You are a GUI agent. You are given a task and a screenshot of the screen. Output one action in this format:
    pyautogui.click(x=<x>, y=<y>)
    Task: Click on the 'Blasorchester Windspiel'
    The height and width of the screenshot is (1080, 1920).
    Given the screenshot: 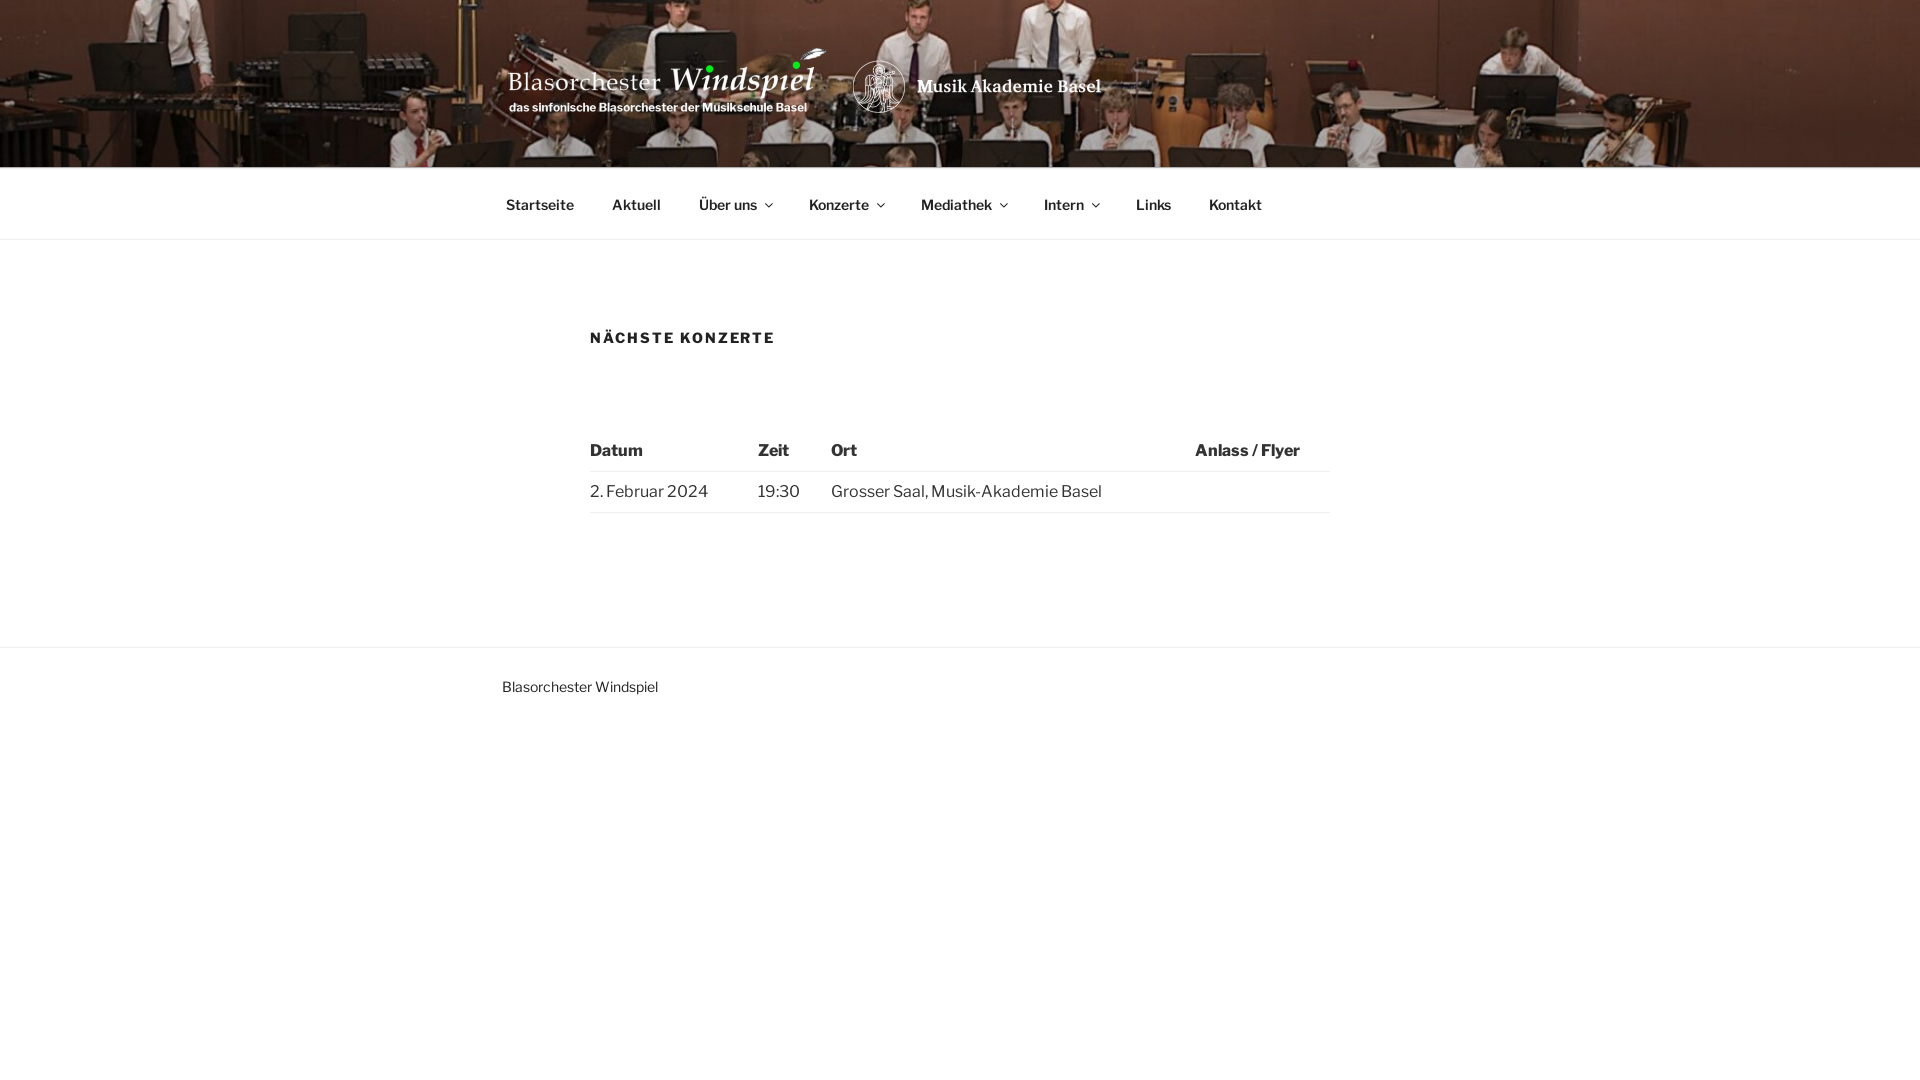 What is the action you would take?
    pyautogui.click(x=579, y=685)
    